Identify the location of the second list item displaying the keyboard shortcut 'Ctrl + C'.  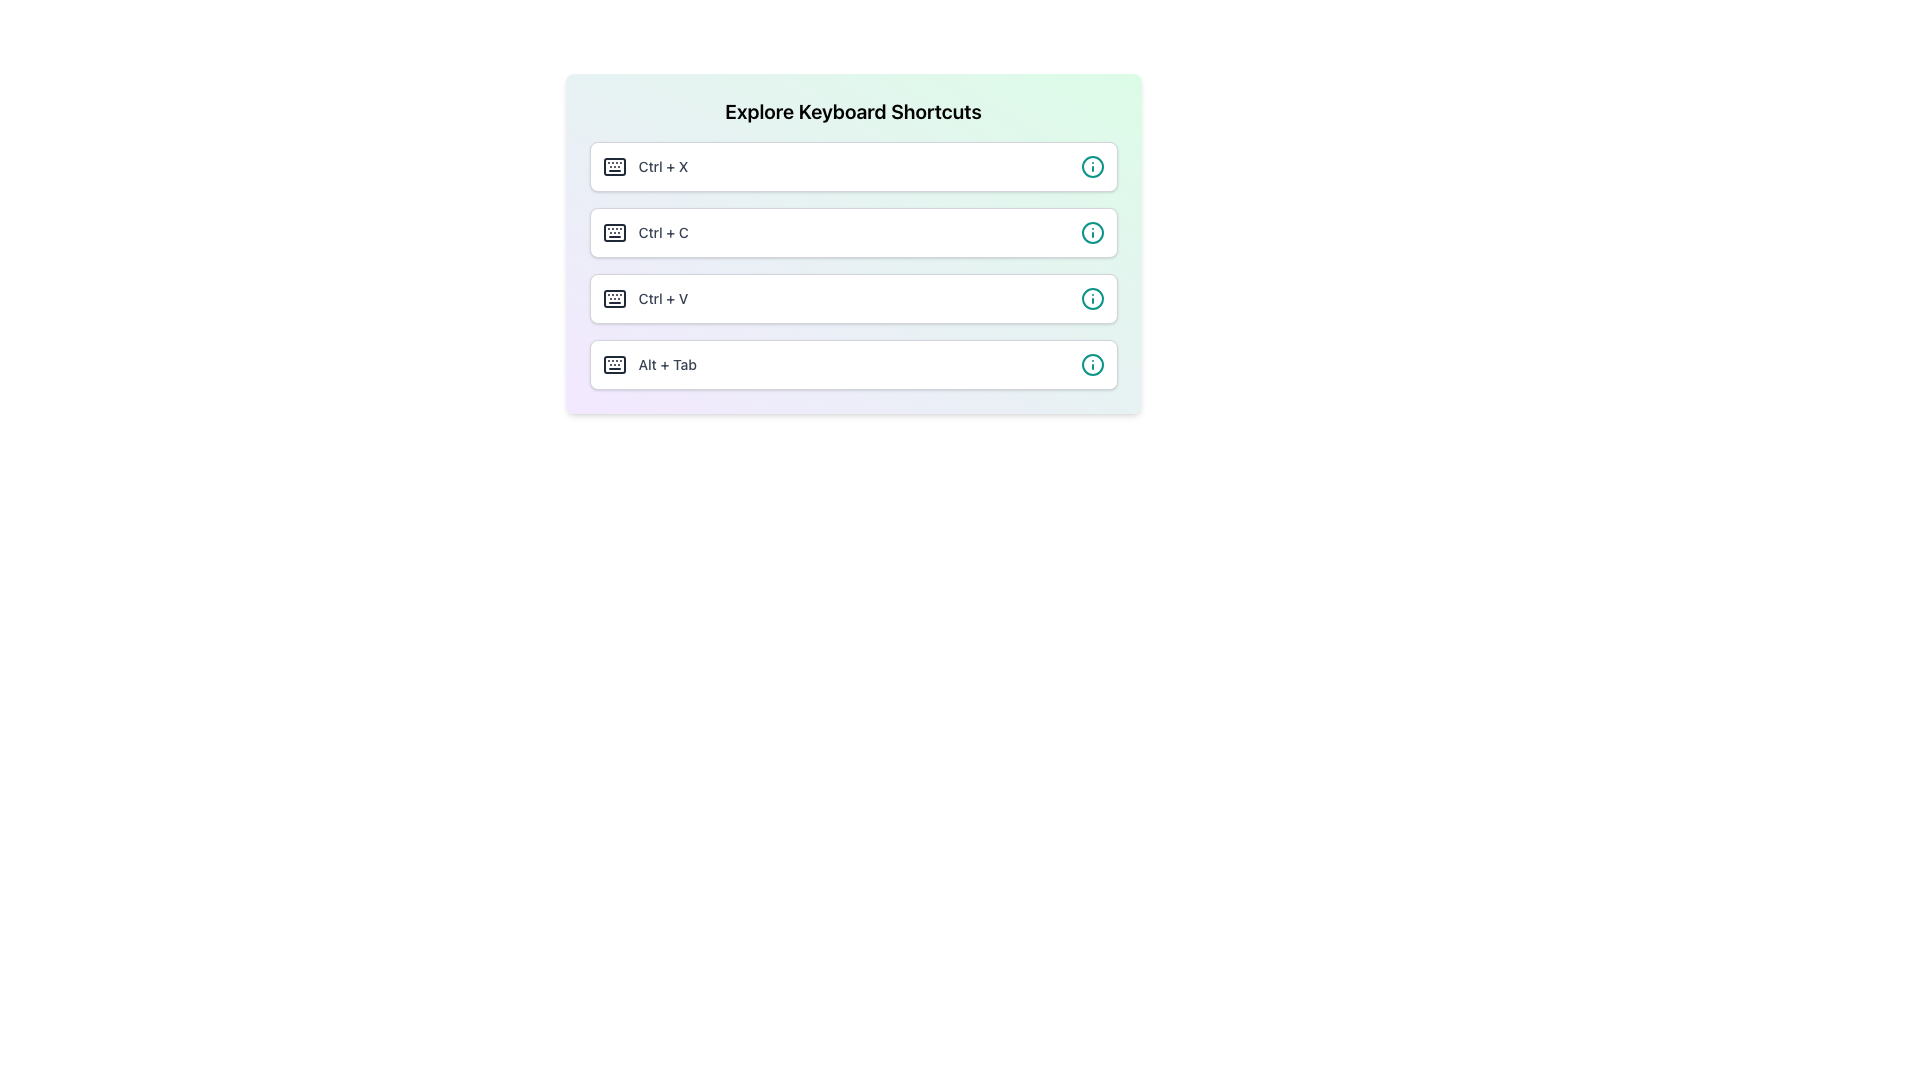
(853, 242).